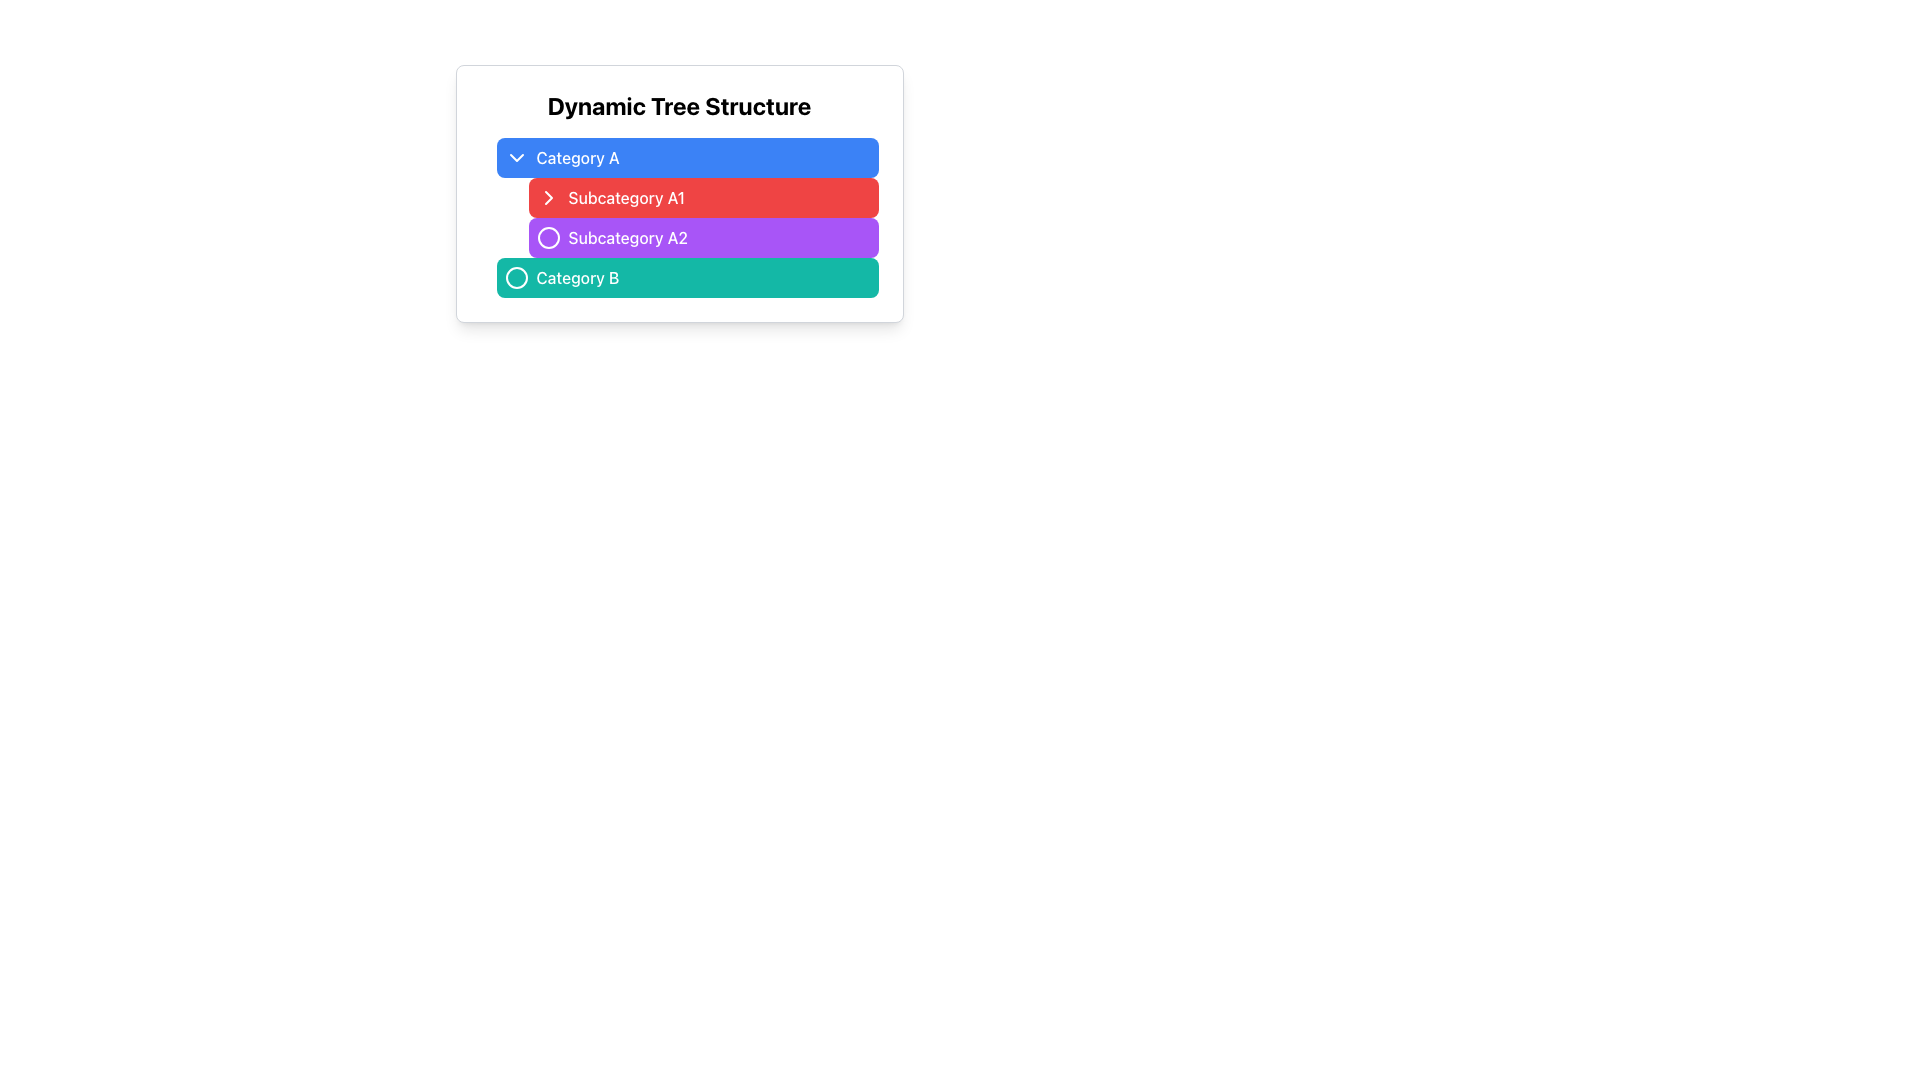  What do you see at coordinates (687, 157) in the screenshot?
I see `the blue rectangular button labeled 'Category A' with rounded corners` at bounding box center [687, 157].